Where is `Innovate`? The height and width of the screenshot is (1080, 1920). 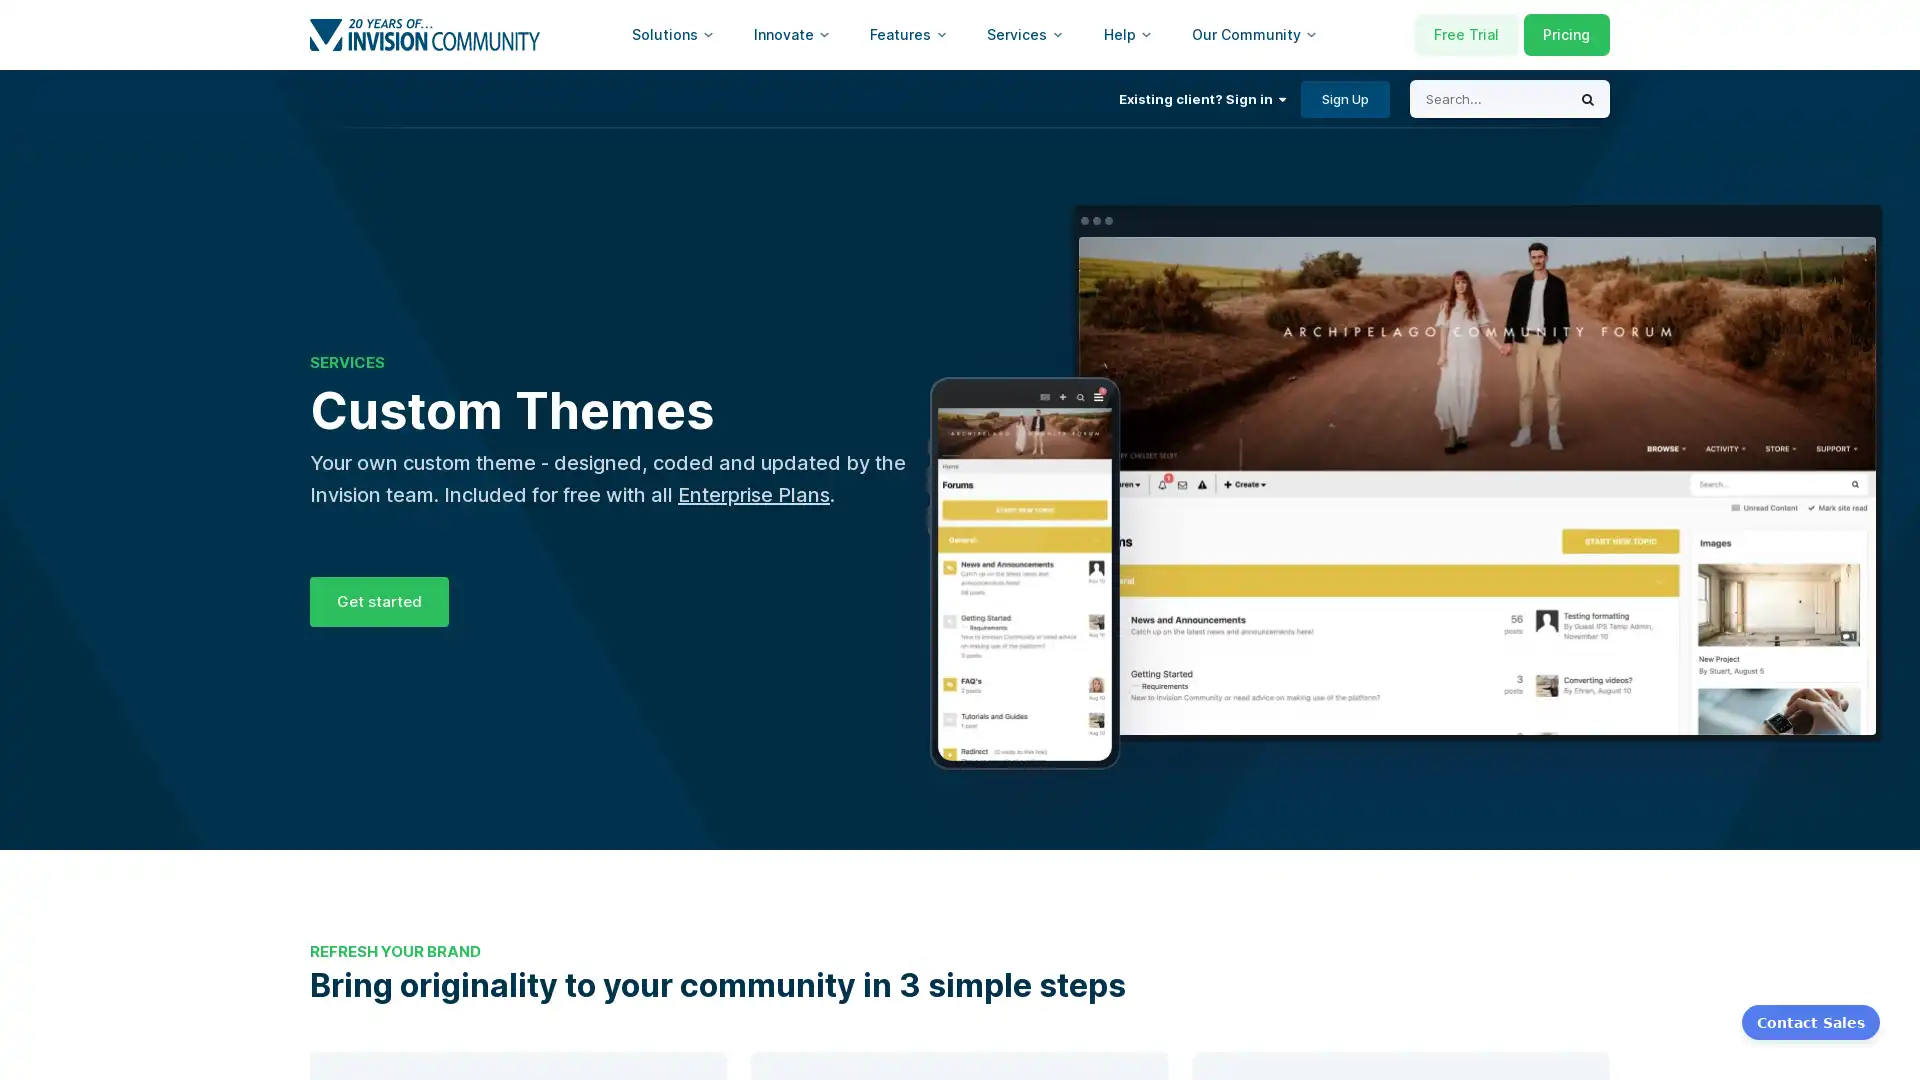 Innovate is located at coordinates (791, 34).